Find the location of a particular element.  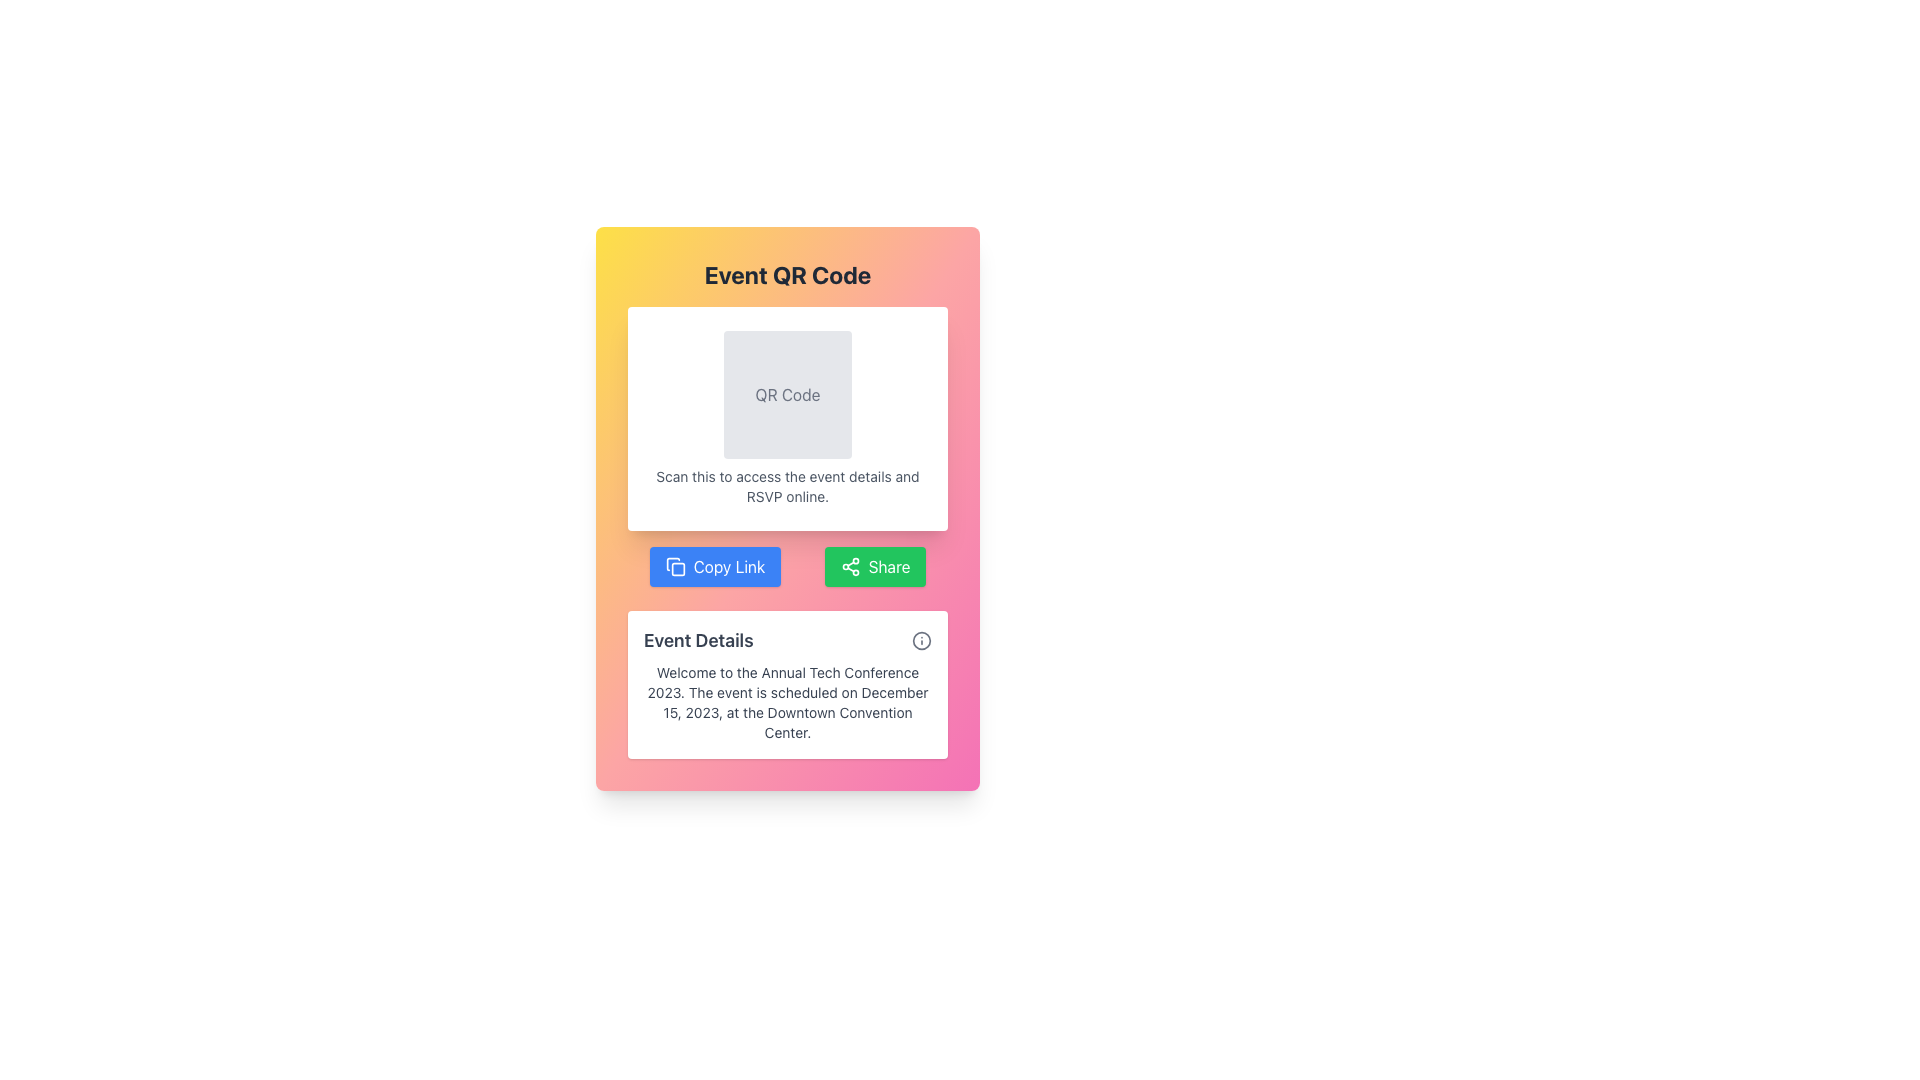

the 'Copy' action icon within the blue button that represents the functionality to copy a link to the clipboard is located at coordinates (678, 569).